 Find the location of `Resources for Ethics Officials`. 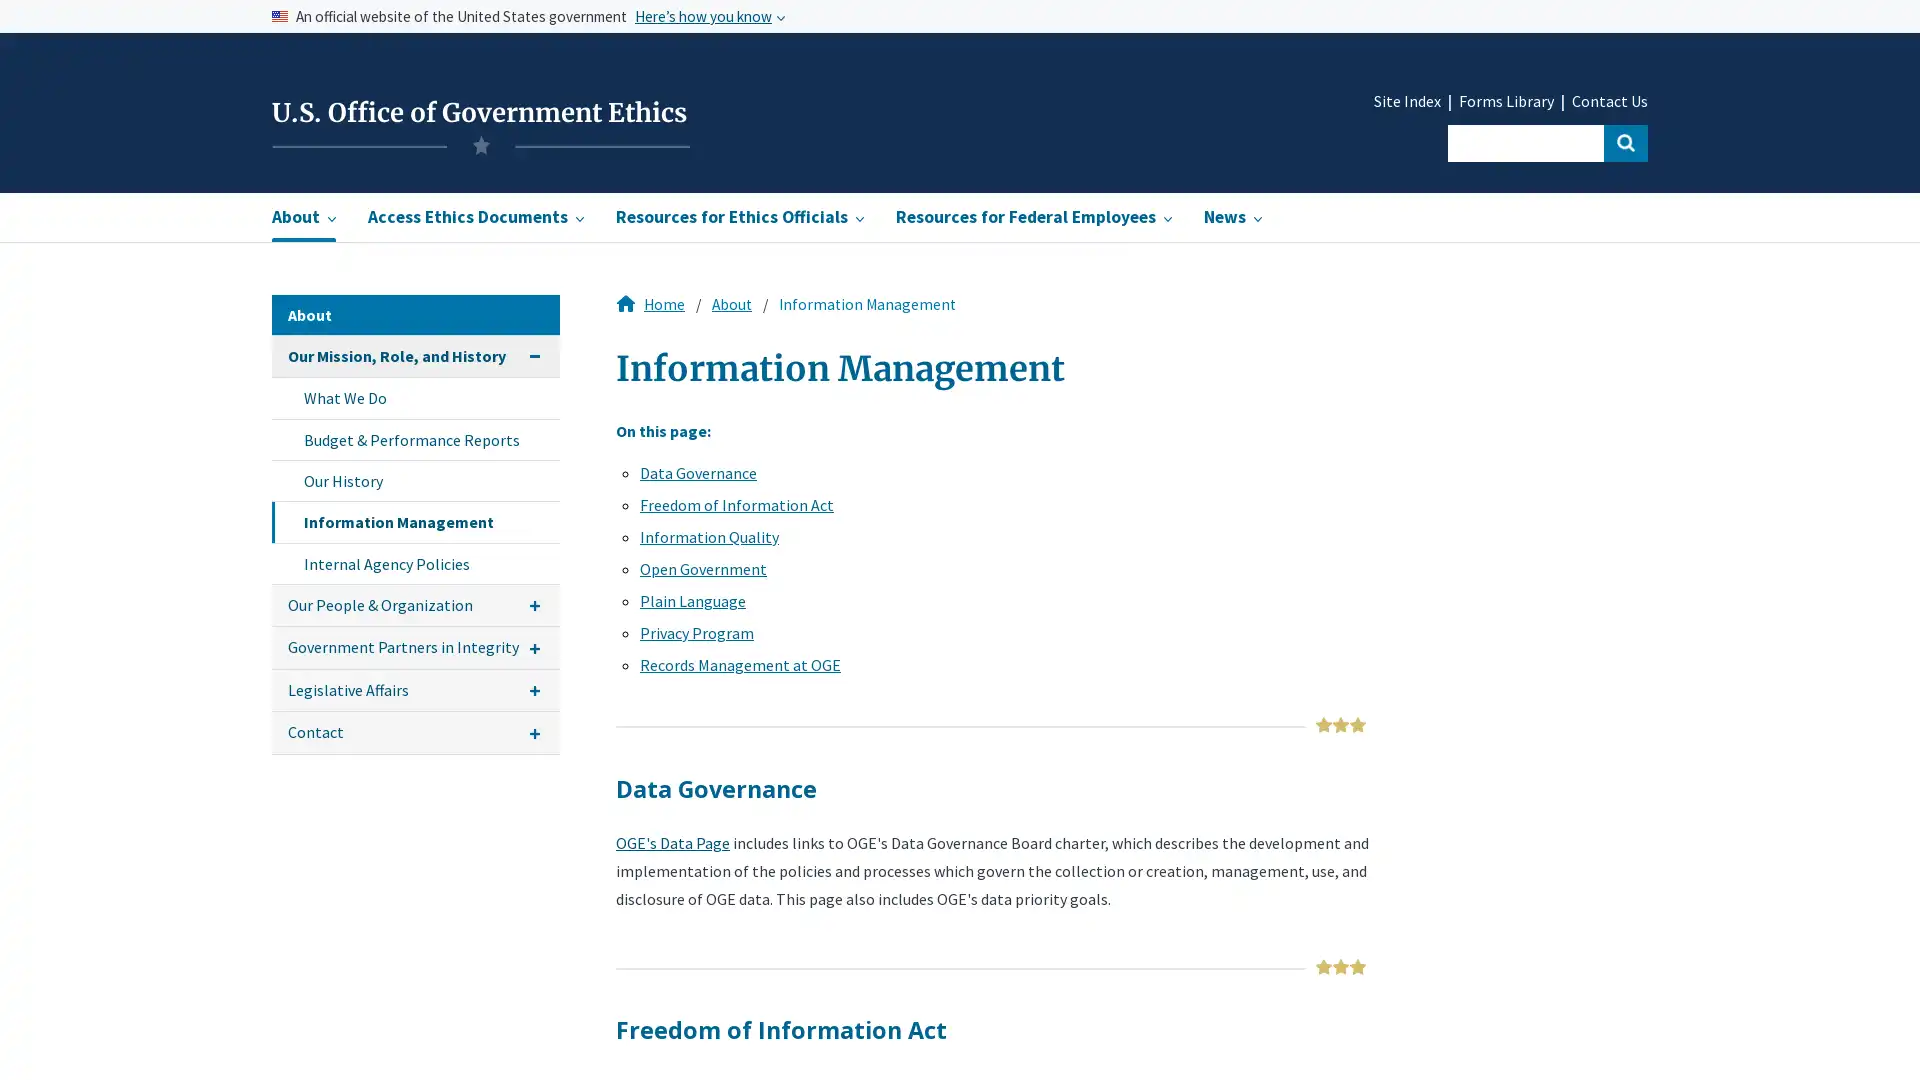

Resources for Ethics Officials is located at coordinates (738, 216).